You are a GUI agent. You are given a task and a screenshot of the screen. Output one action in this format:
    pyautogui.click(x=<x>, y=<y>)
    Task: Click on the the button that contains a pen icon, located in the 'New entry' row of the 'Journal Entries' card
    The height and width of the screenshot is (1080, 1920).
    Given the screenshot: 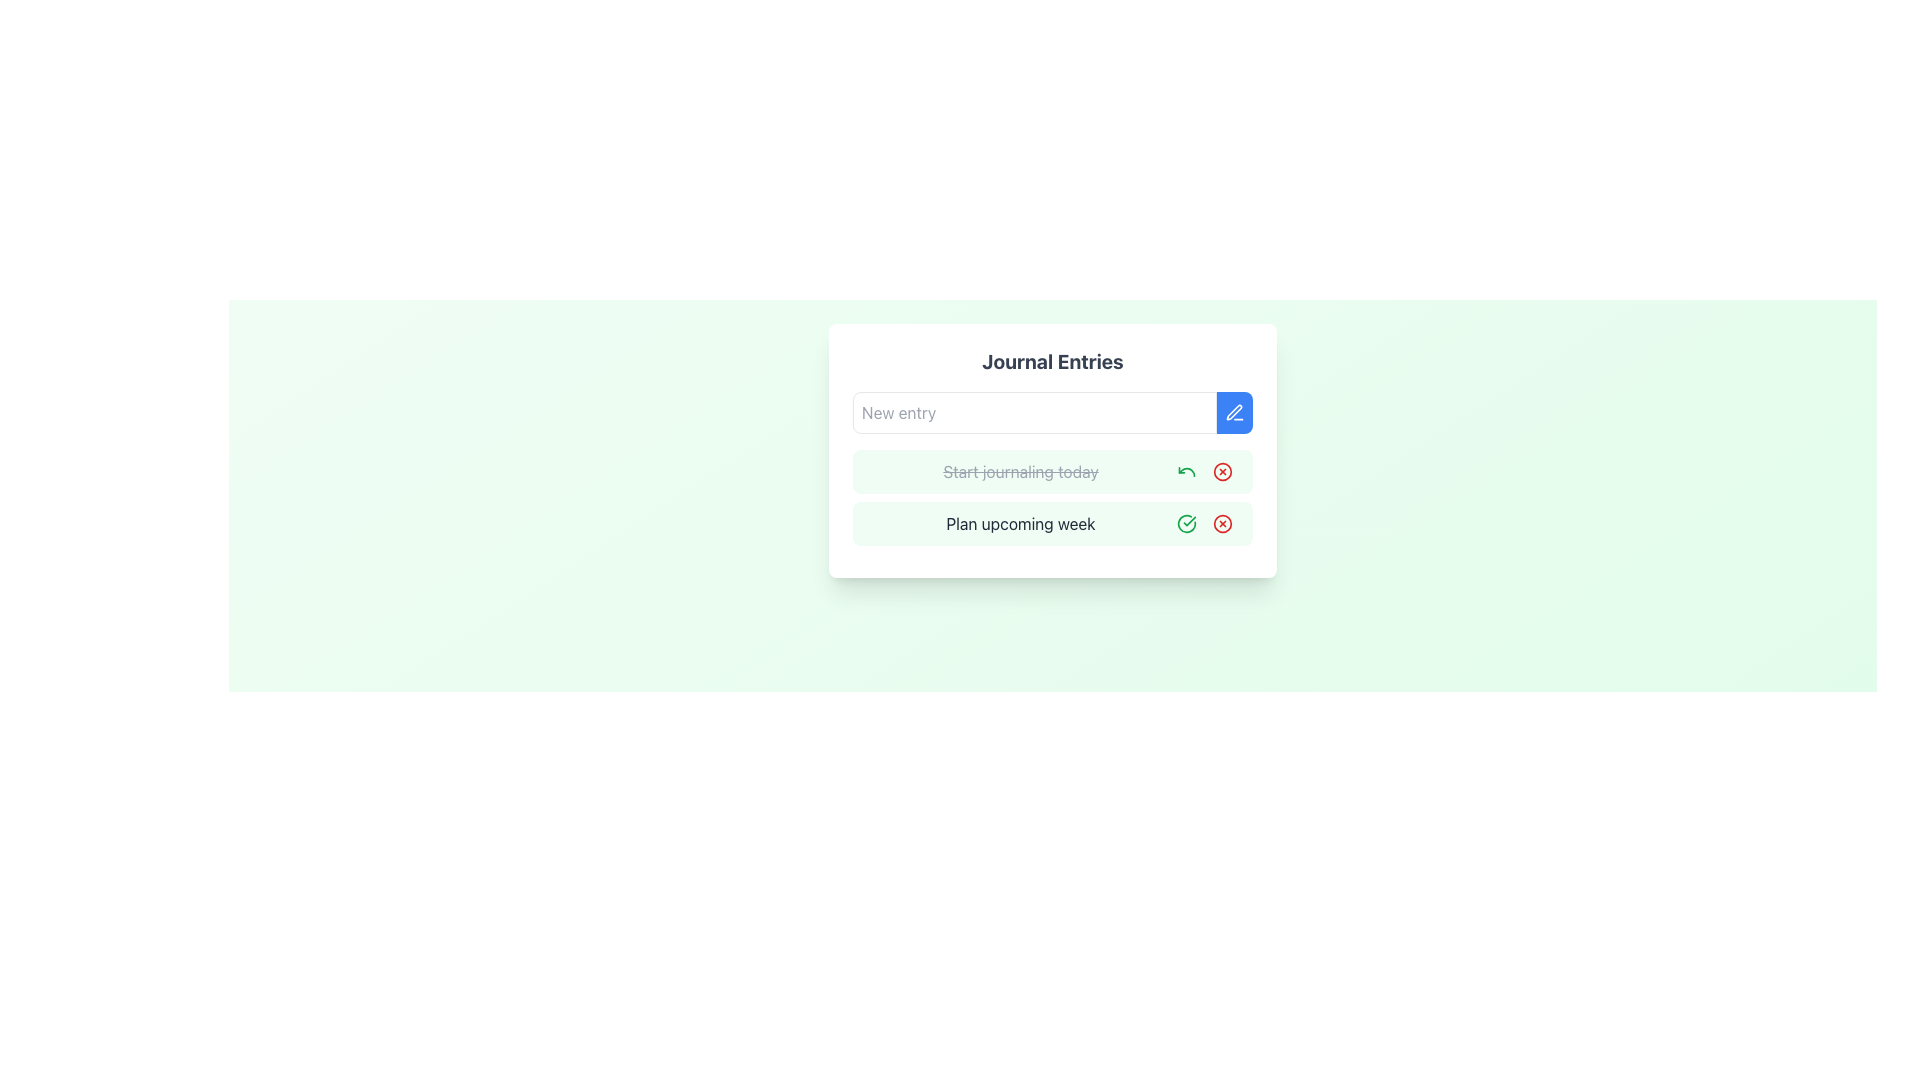 What is the action you would take?
    pyautogui.click(x=1233, y=411)
    